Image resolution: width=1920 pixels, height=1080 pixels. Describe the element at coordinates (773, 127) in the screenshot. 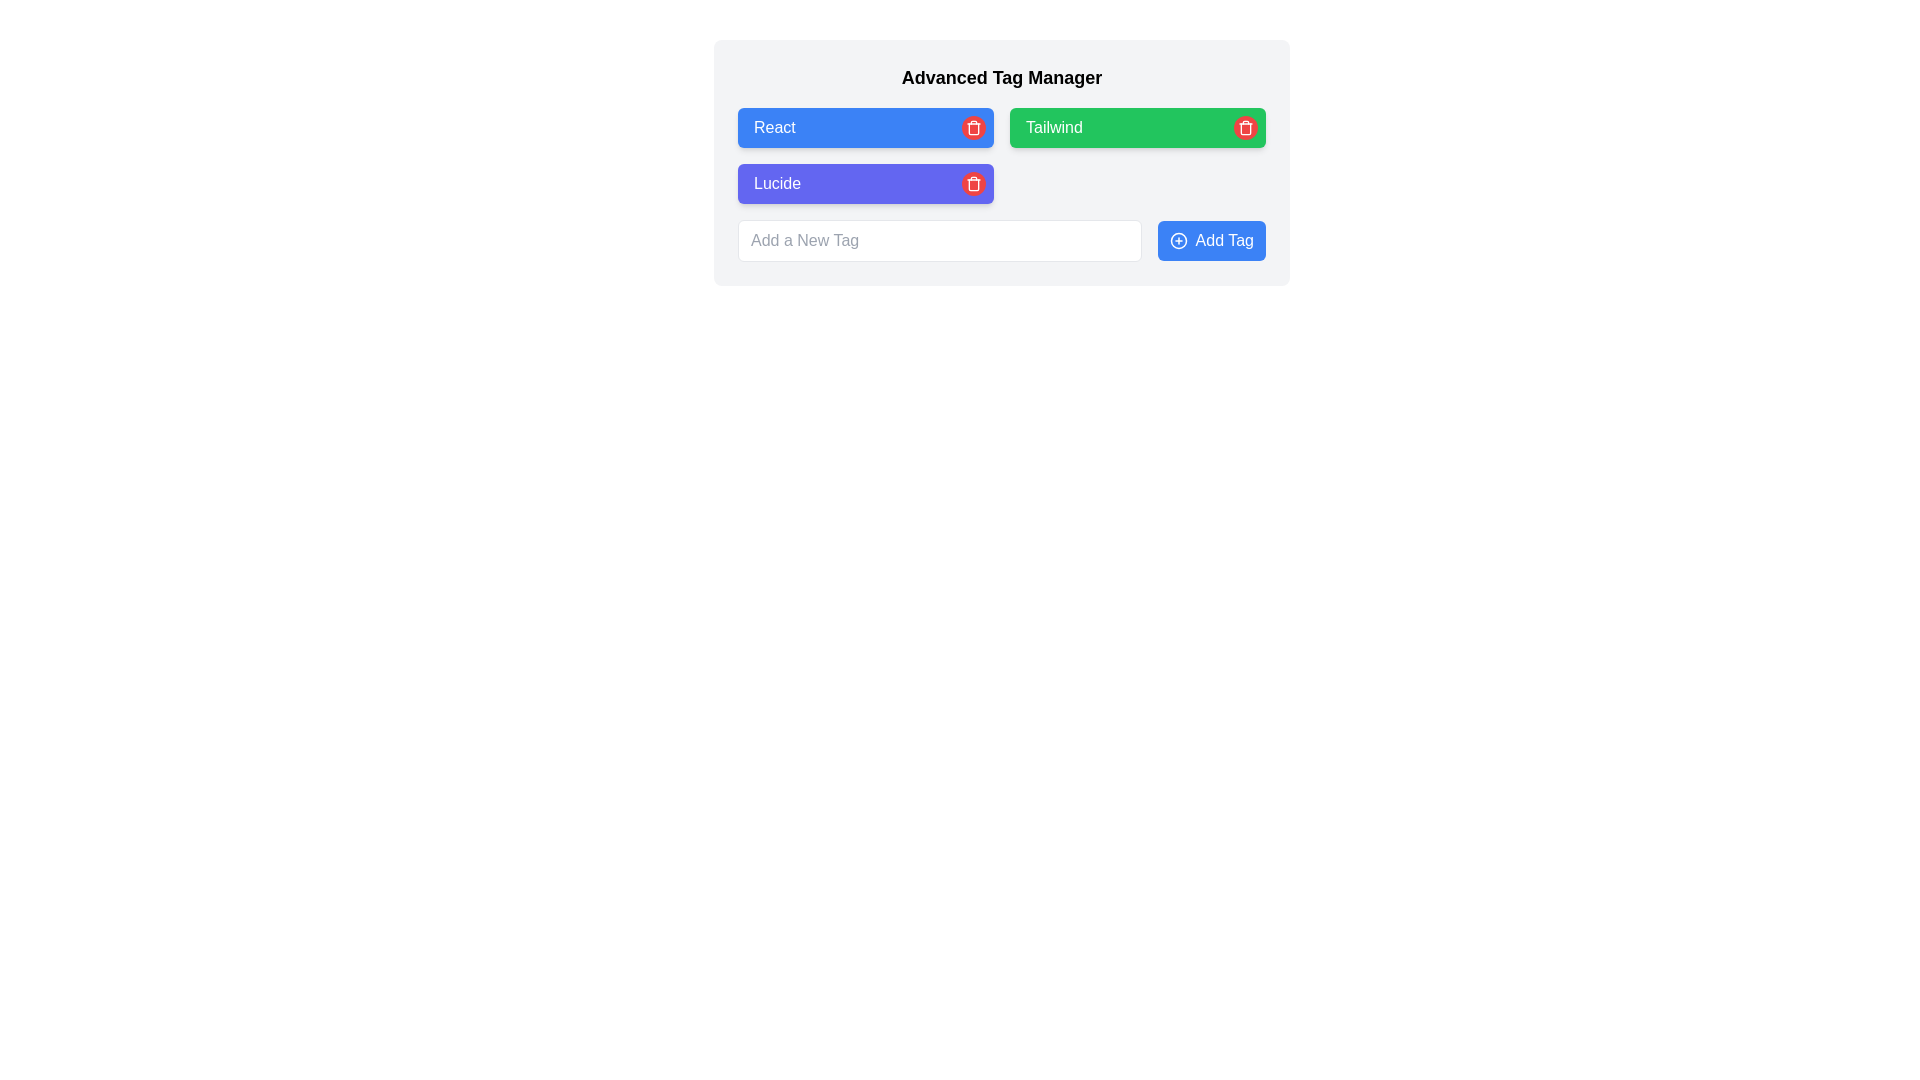

I see `the rectangular label with a blue background and white text reading 'React', which is the first tag in its group within the tag management interface` at that location.